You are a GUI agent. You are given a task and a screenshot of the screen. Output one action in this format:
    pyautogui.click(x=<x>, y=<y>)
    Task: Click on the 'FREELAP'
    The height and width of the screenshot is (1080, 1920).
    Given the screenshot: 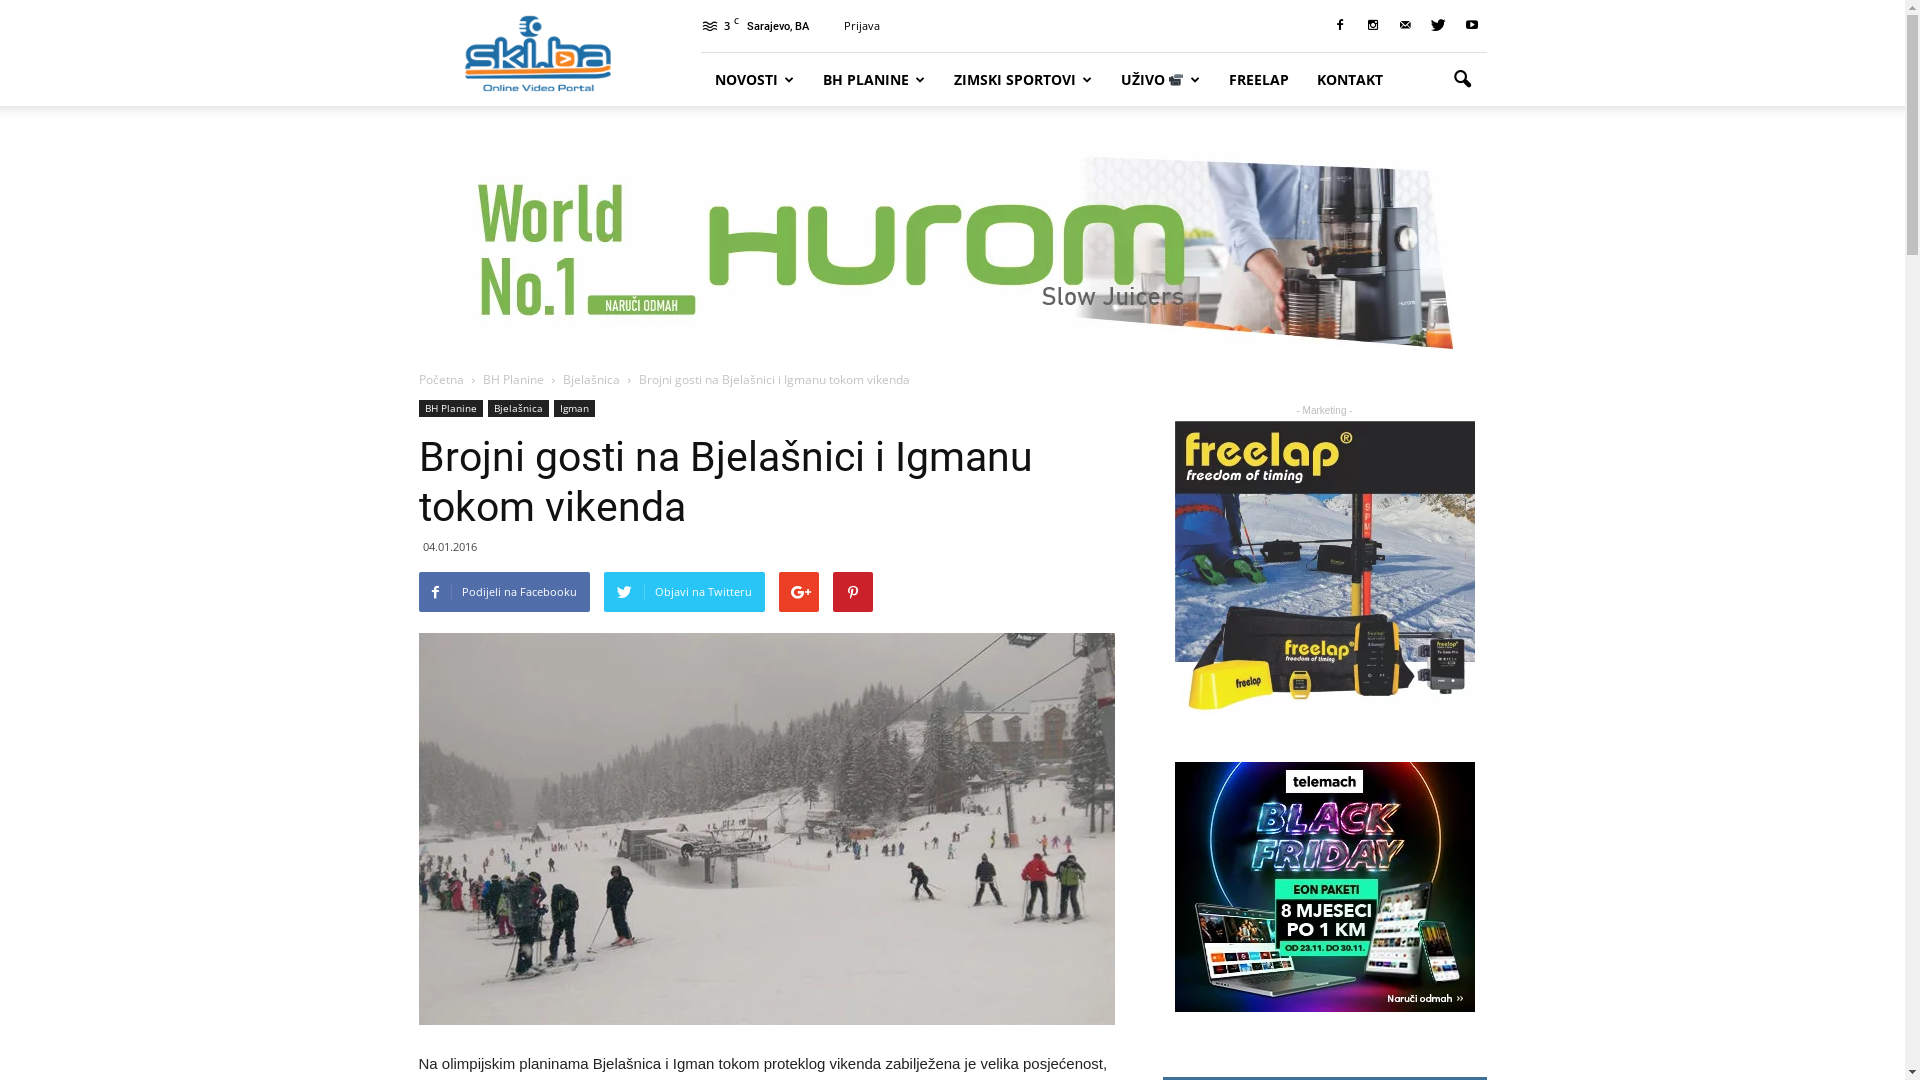 What is the action you would take?
    pyautogui.click(x=1213, y=78)
    